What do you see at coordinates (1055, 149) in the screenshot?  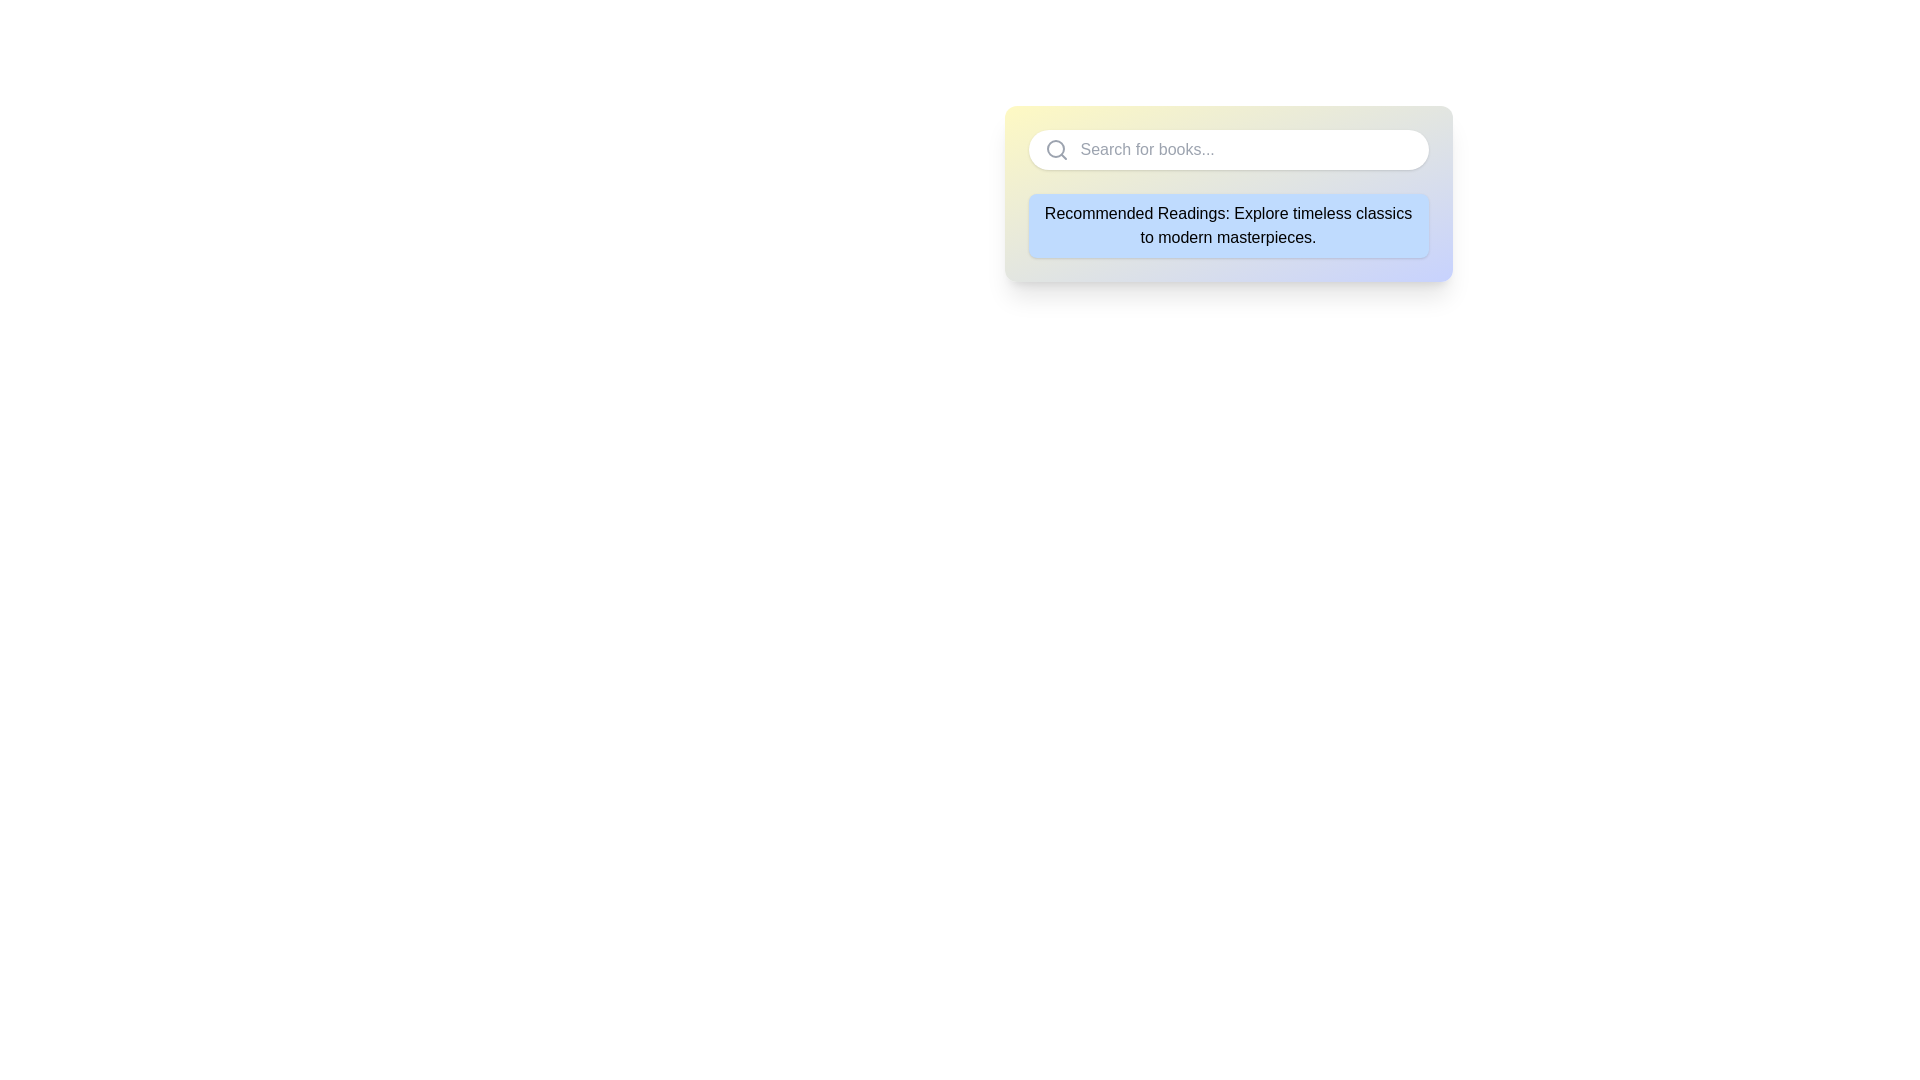 I see `the magnifying glass icon located at the leftmost edge of the horizontal search input bar to initiate a search` at bounding box center [1055, 149].